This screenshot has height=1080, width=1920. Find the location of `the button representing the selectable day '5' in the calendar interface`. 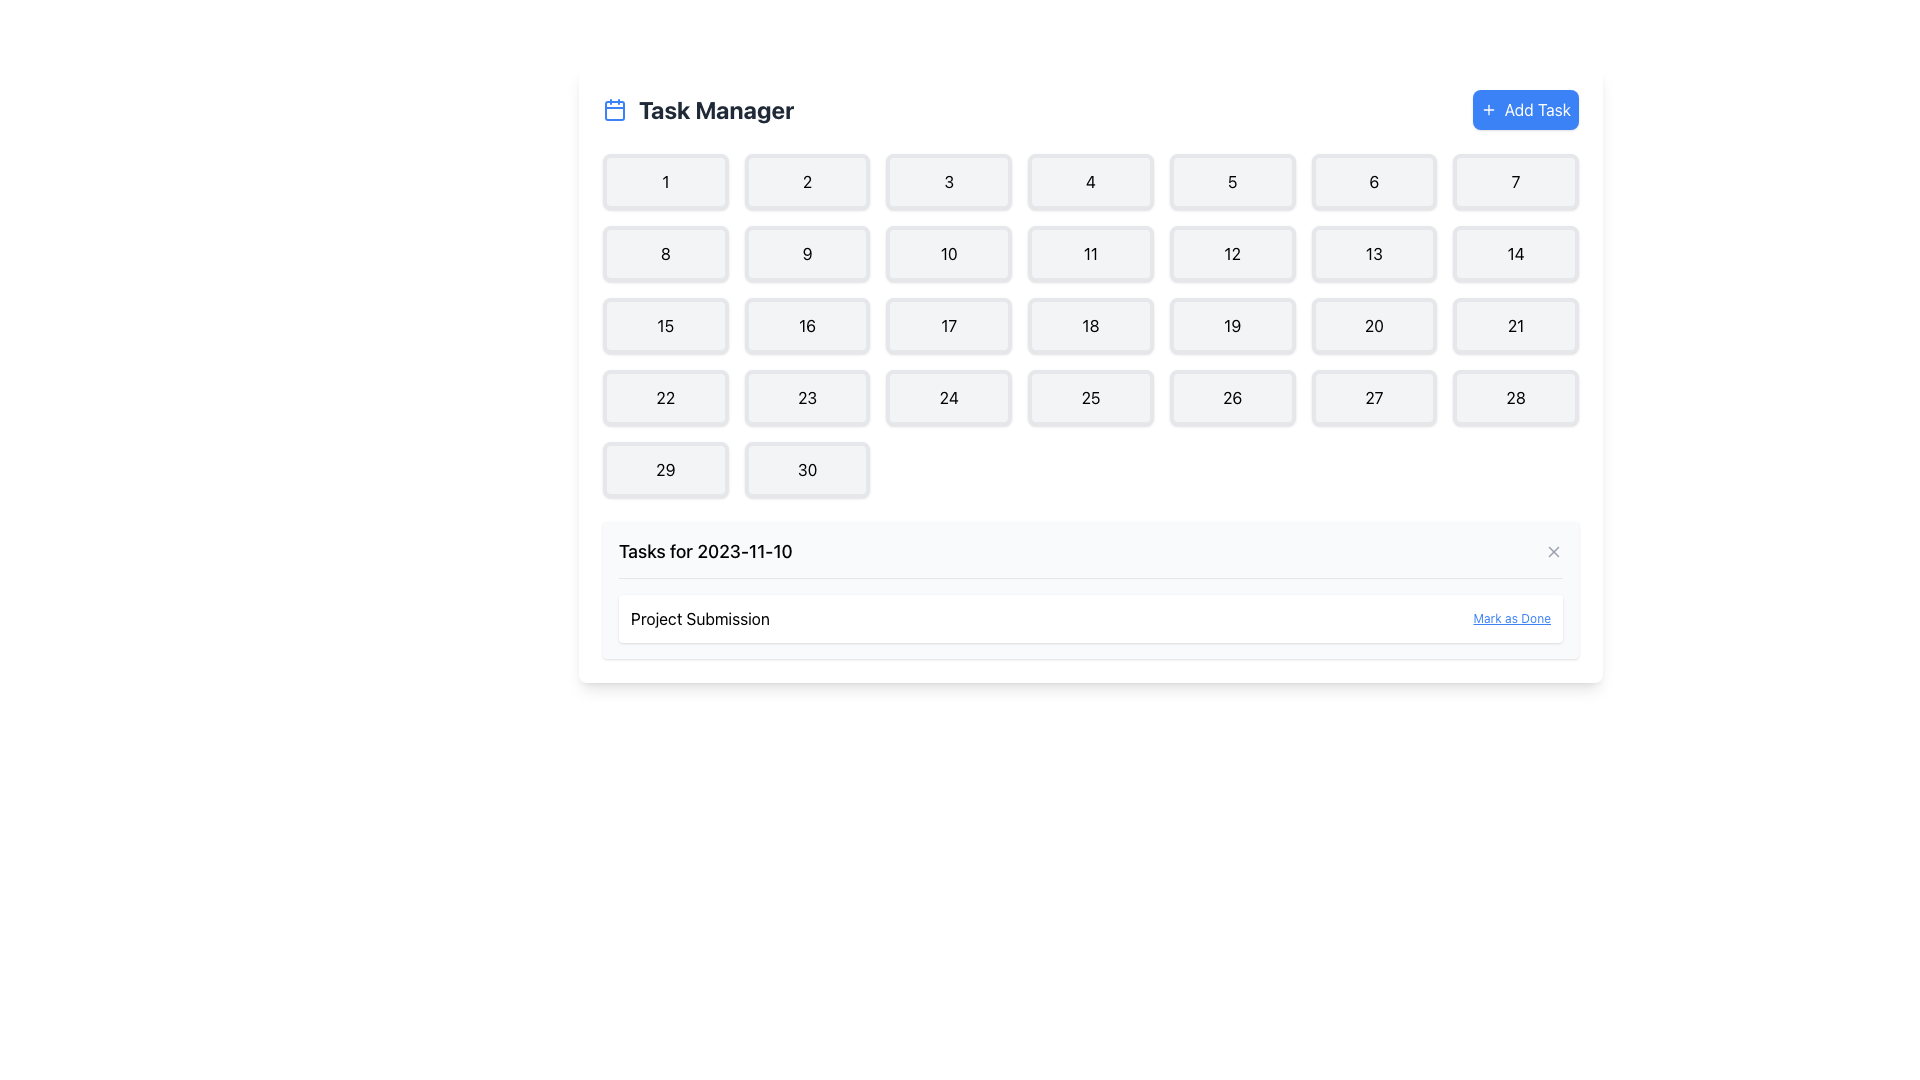

the button representing the selectable day '5' in the calendar interface is located at coordinates (1231, 181).